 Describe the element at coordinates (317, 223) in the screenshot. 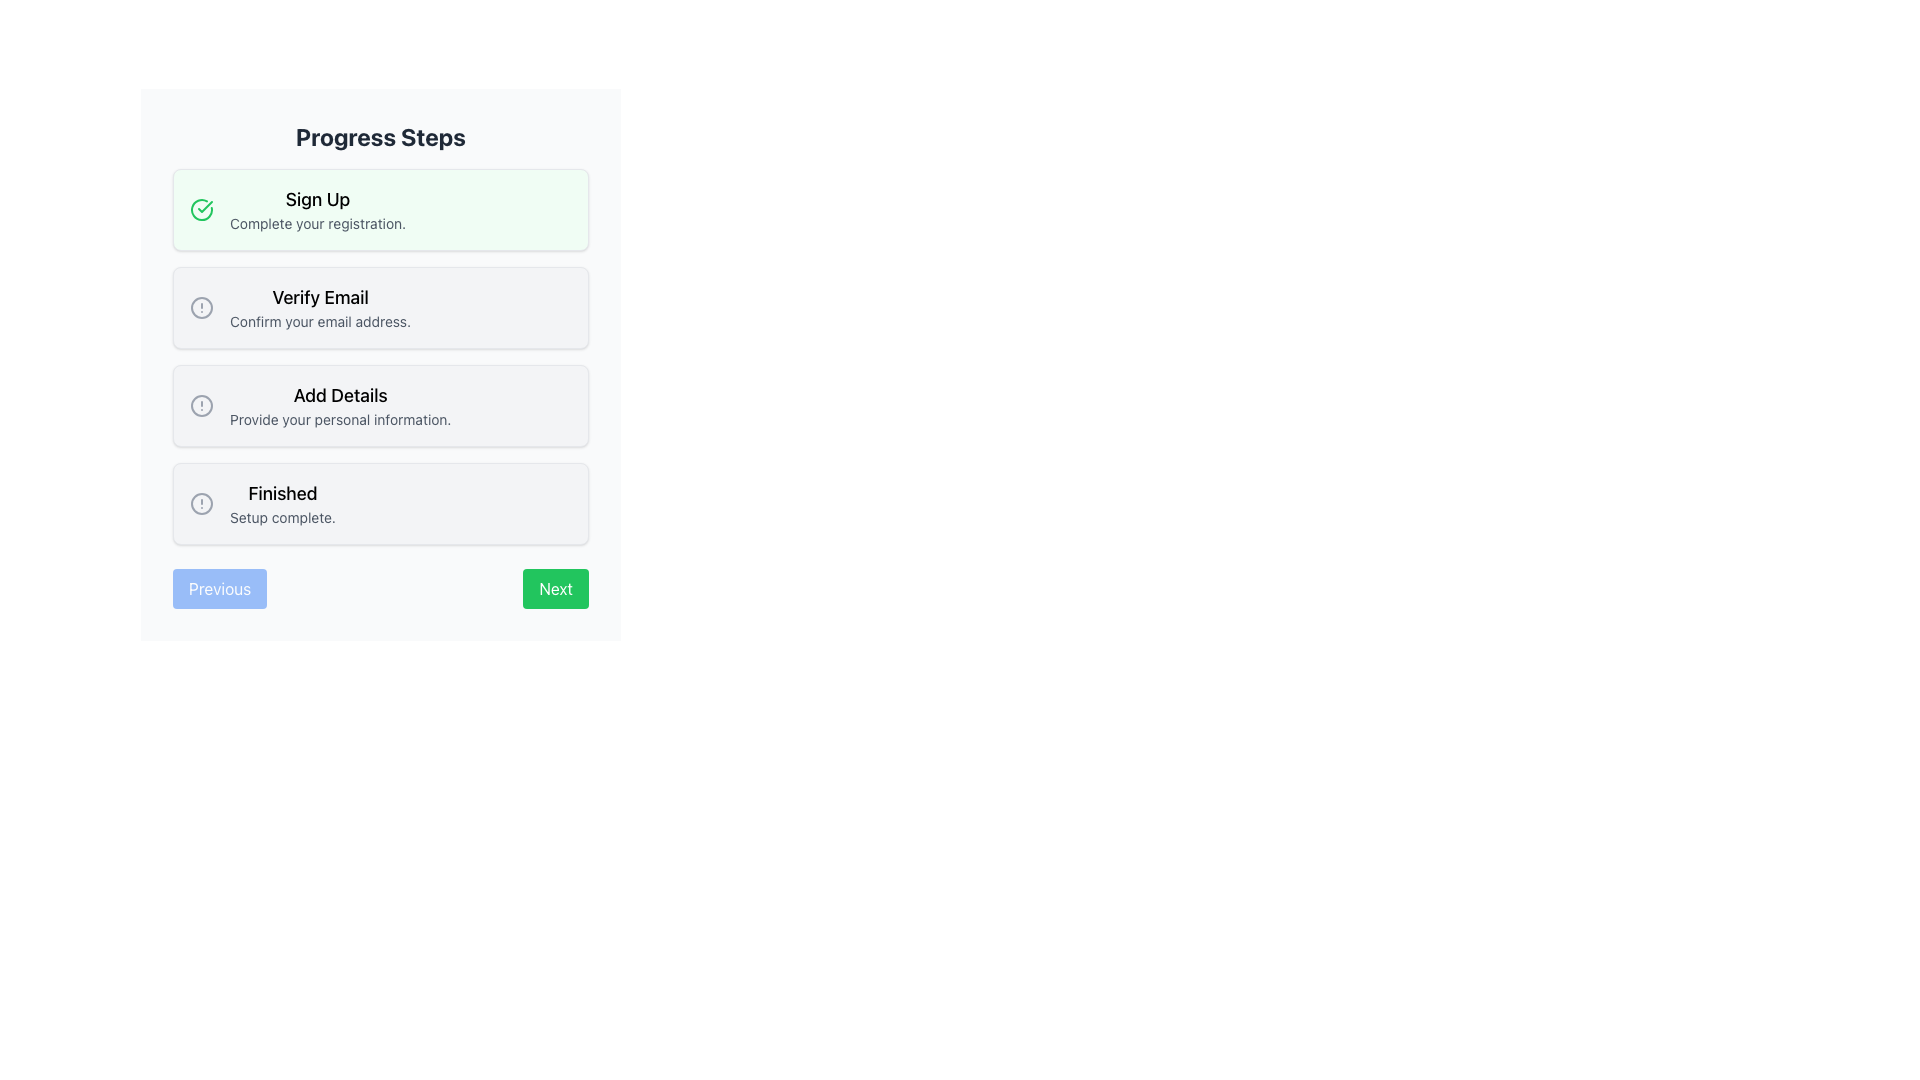

I see `the text element that reads 'Complete your registration.' which is styled in small gray font and positioned below 'Sign Up' within a green-highlighted box` at that location.